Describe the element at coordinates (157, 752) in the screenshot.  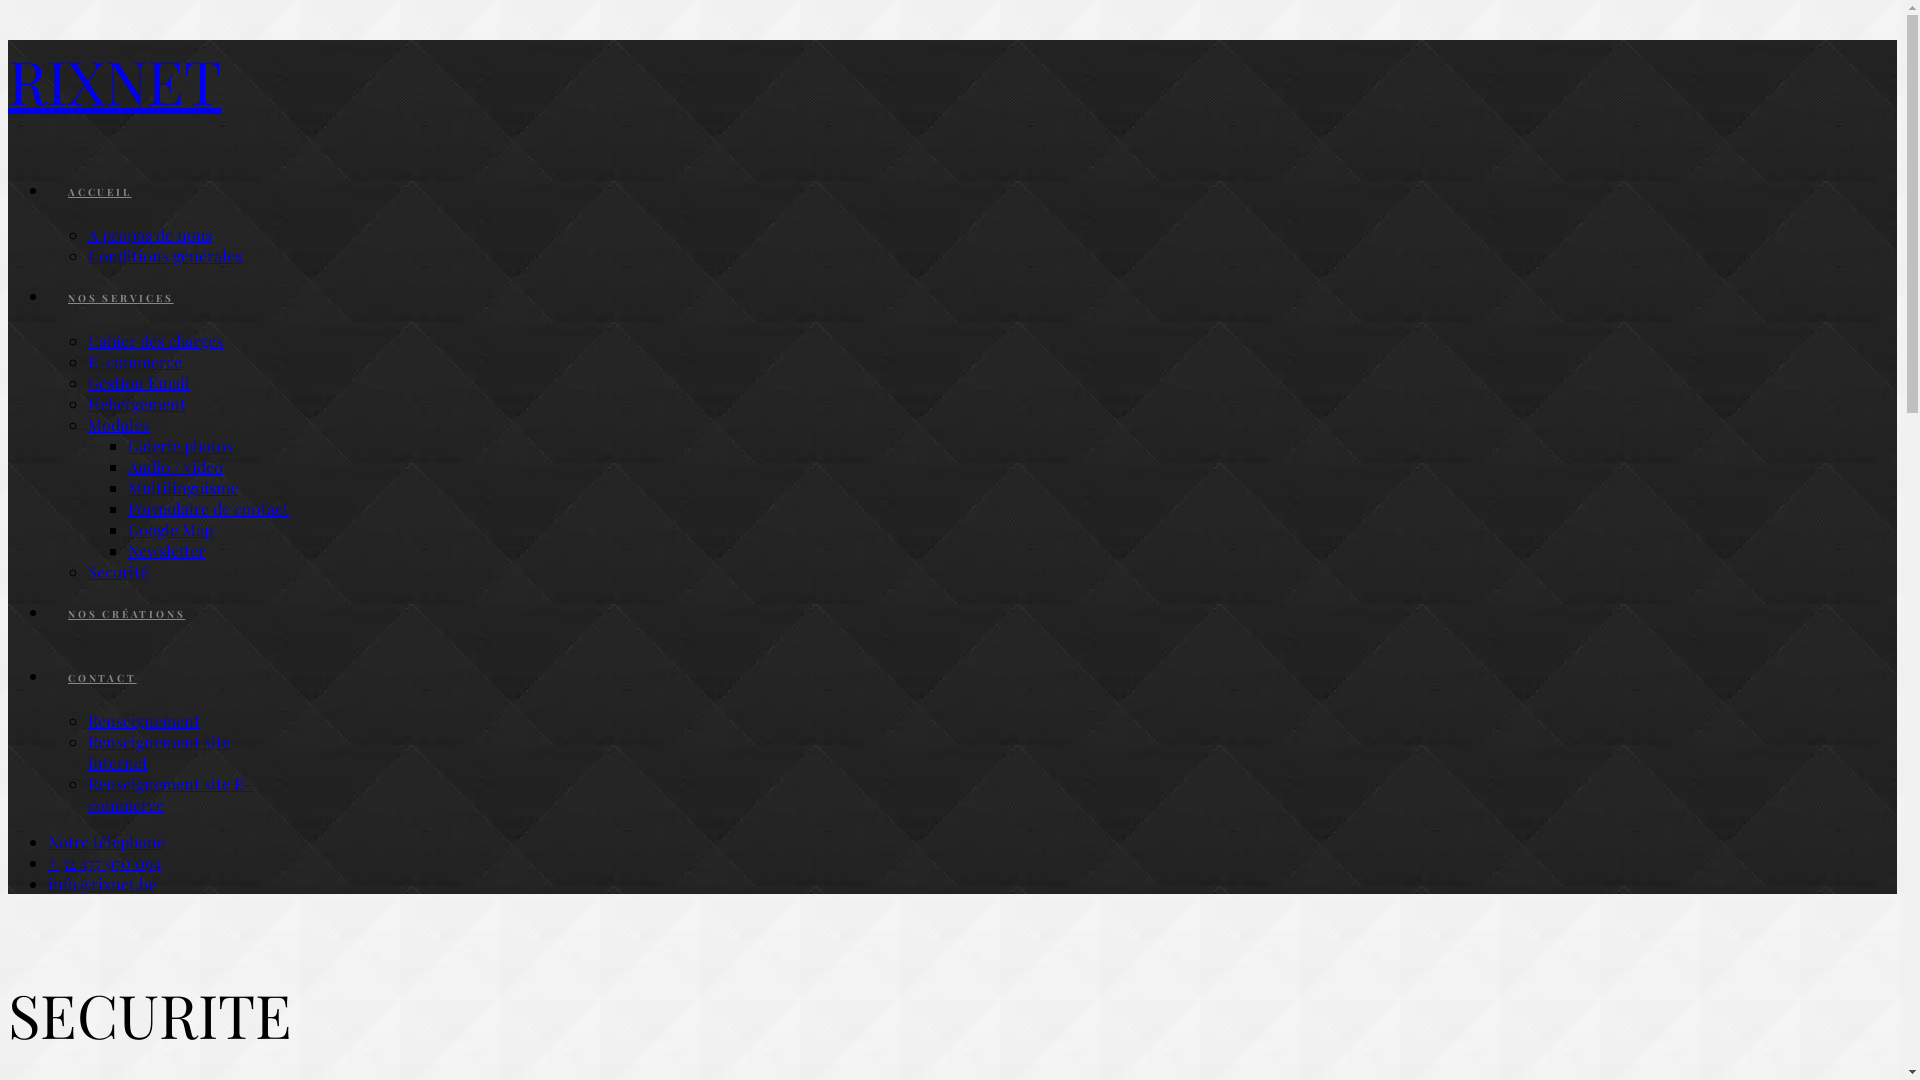
I see `'Renseignement site internet'` at that location.